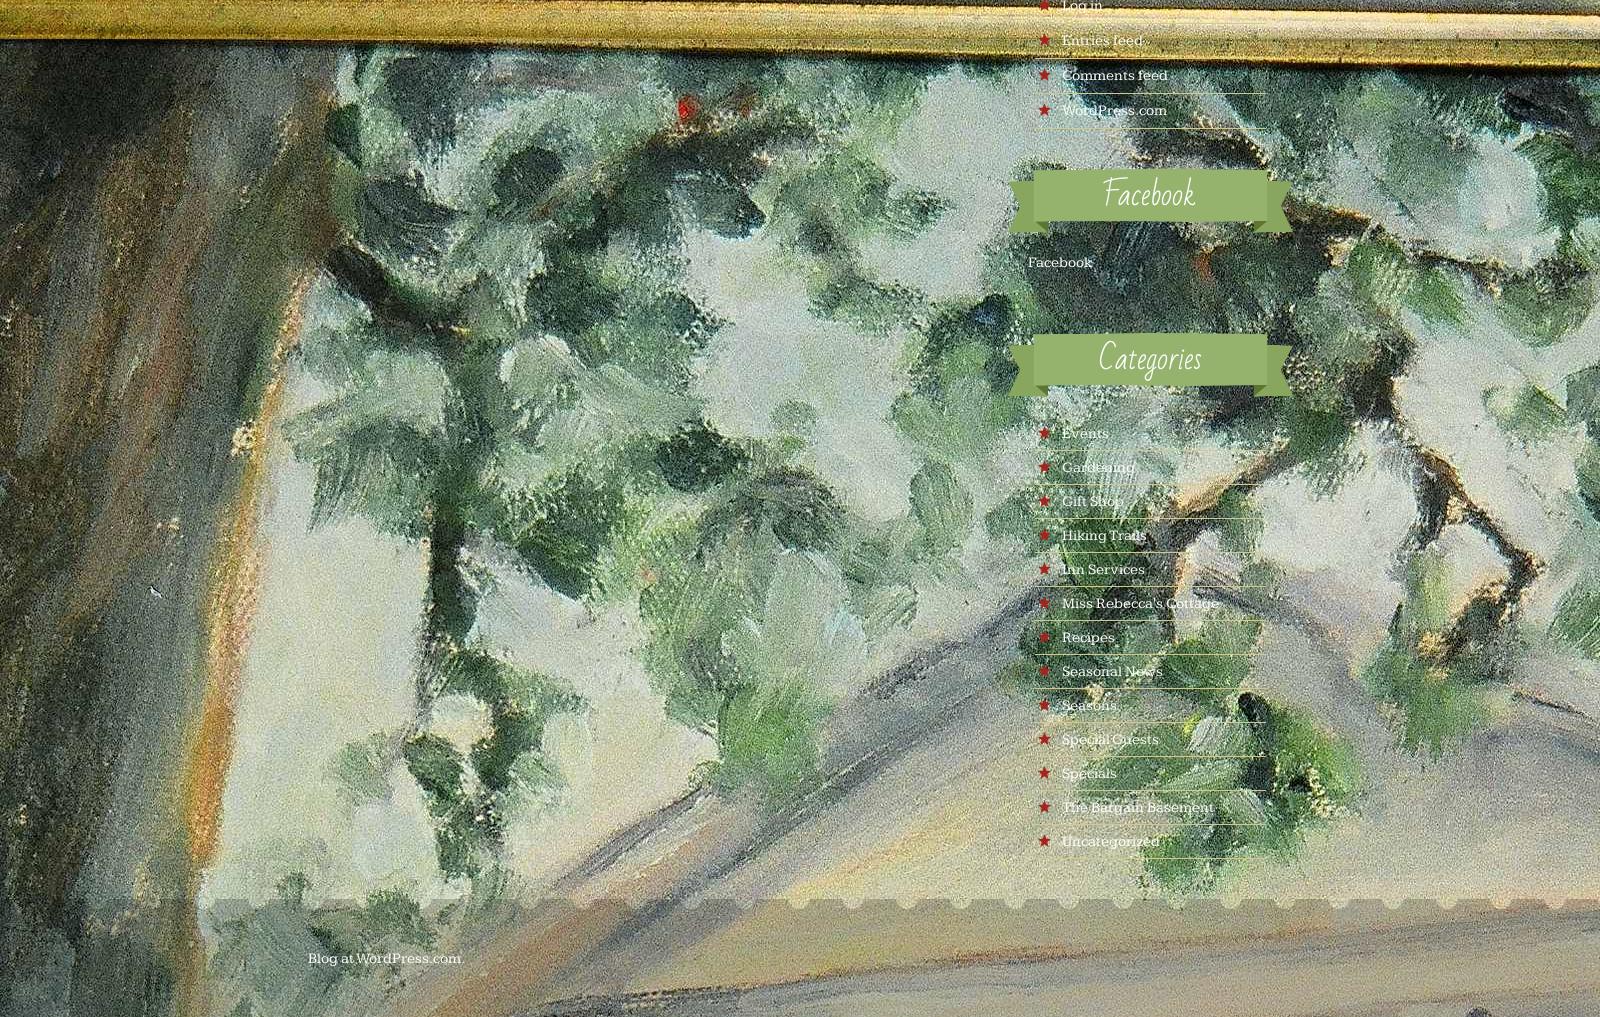  What do you see at coordinates (1139, 602) in the screenshot?
I see `'Miss Rebecca's Cottage'` at bounding box center [1139, 602].